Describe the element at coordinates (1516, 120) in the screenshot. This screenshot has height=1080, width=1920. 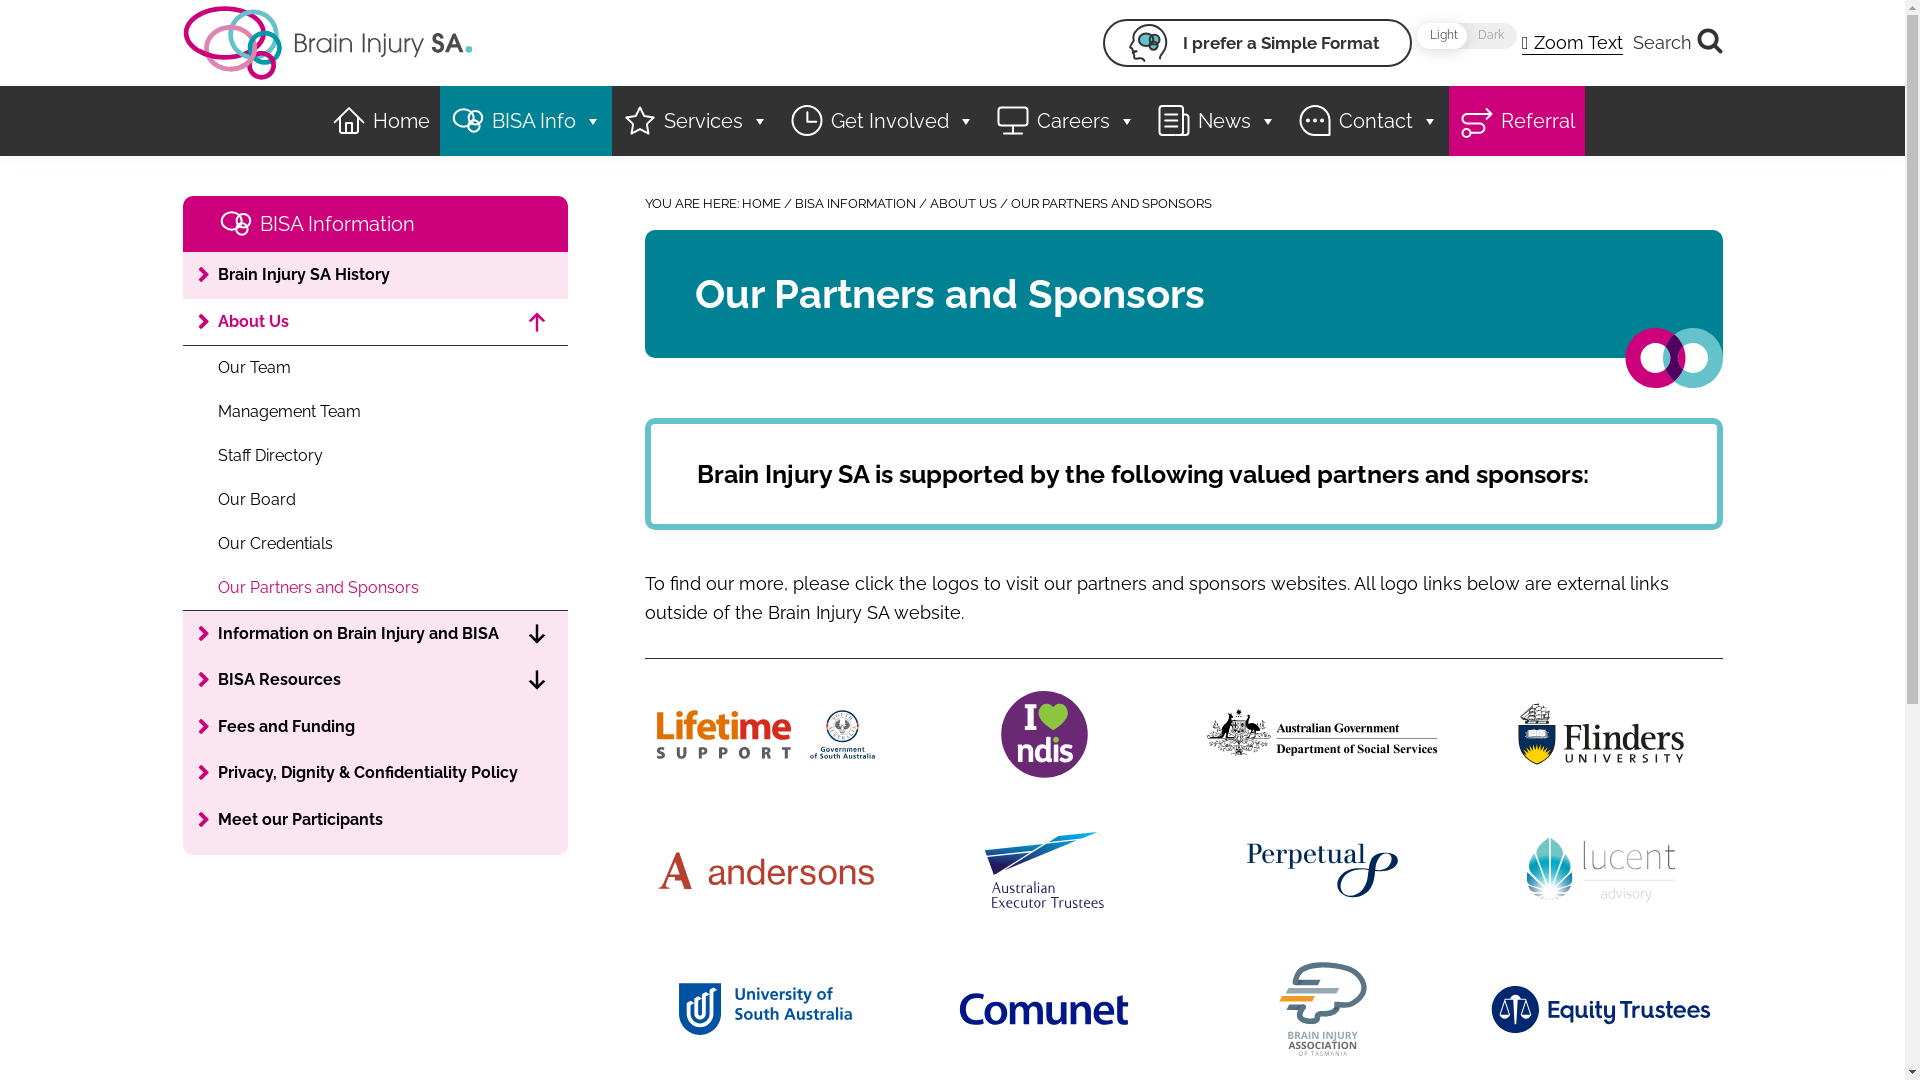
I see `'Referral'` at that location.